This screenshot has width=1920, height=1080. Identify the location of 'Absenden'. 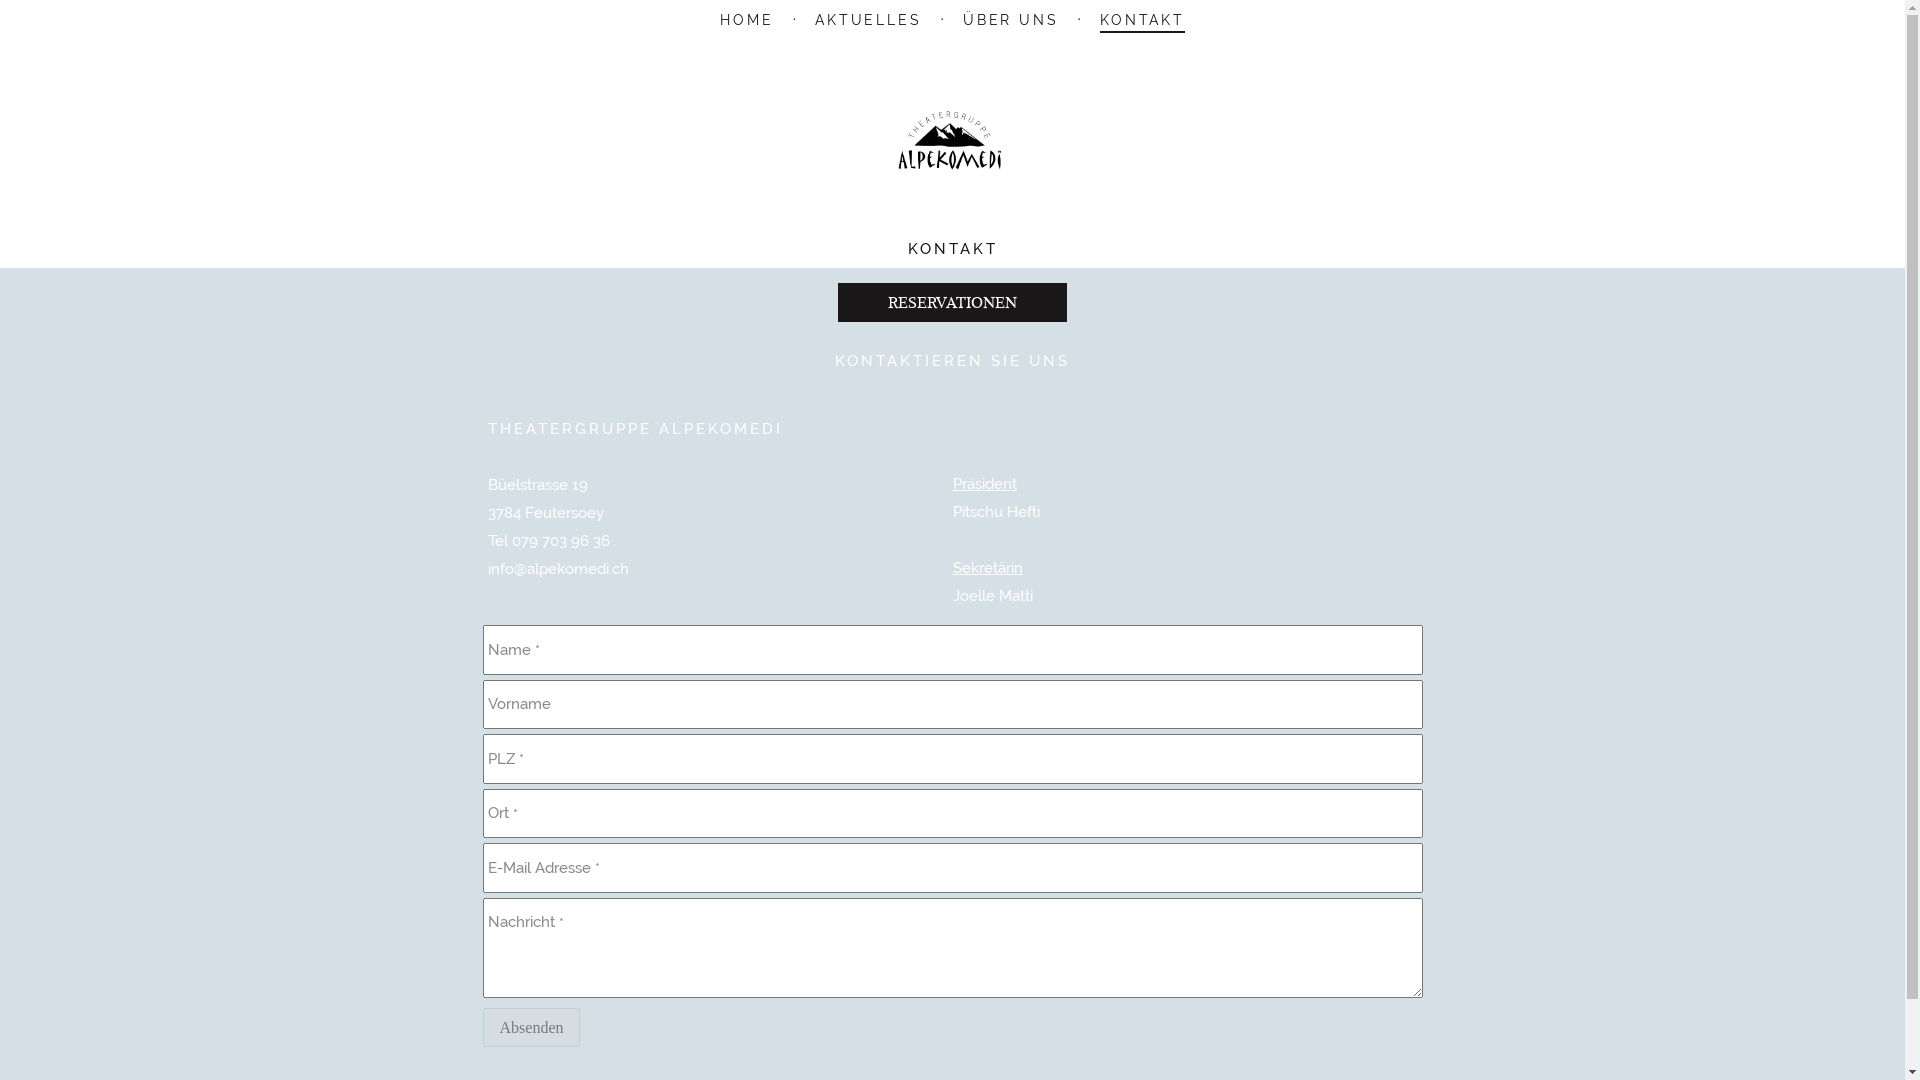
(531, 1027).